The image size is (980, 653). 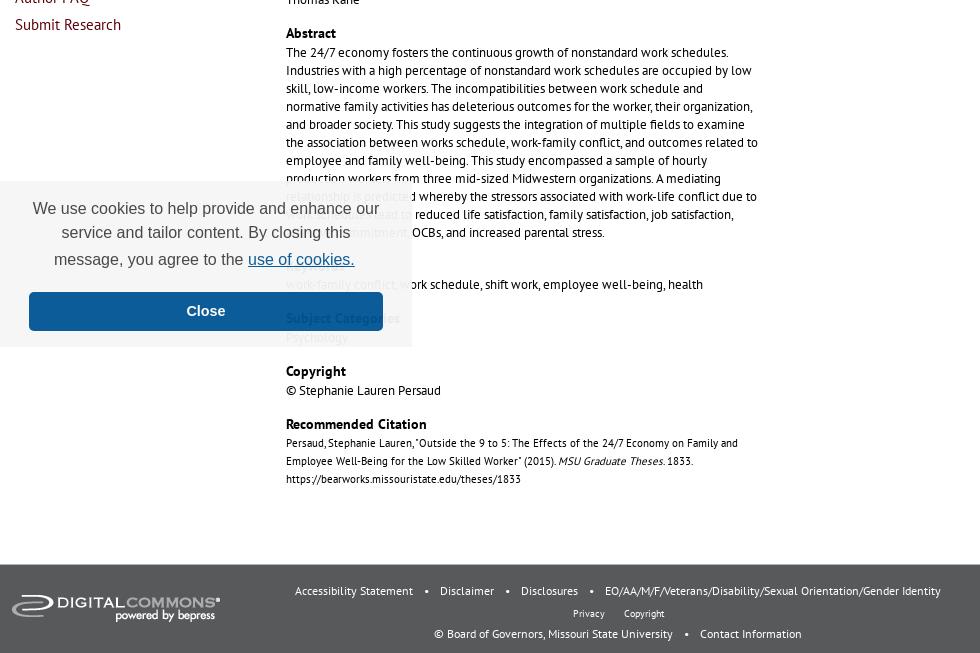 What do you see at coordinates (285, 423) in the screenshot?
I see `'Recommended Citation'` at bounding box center [285, 423].